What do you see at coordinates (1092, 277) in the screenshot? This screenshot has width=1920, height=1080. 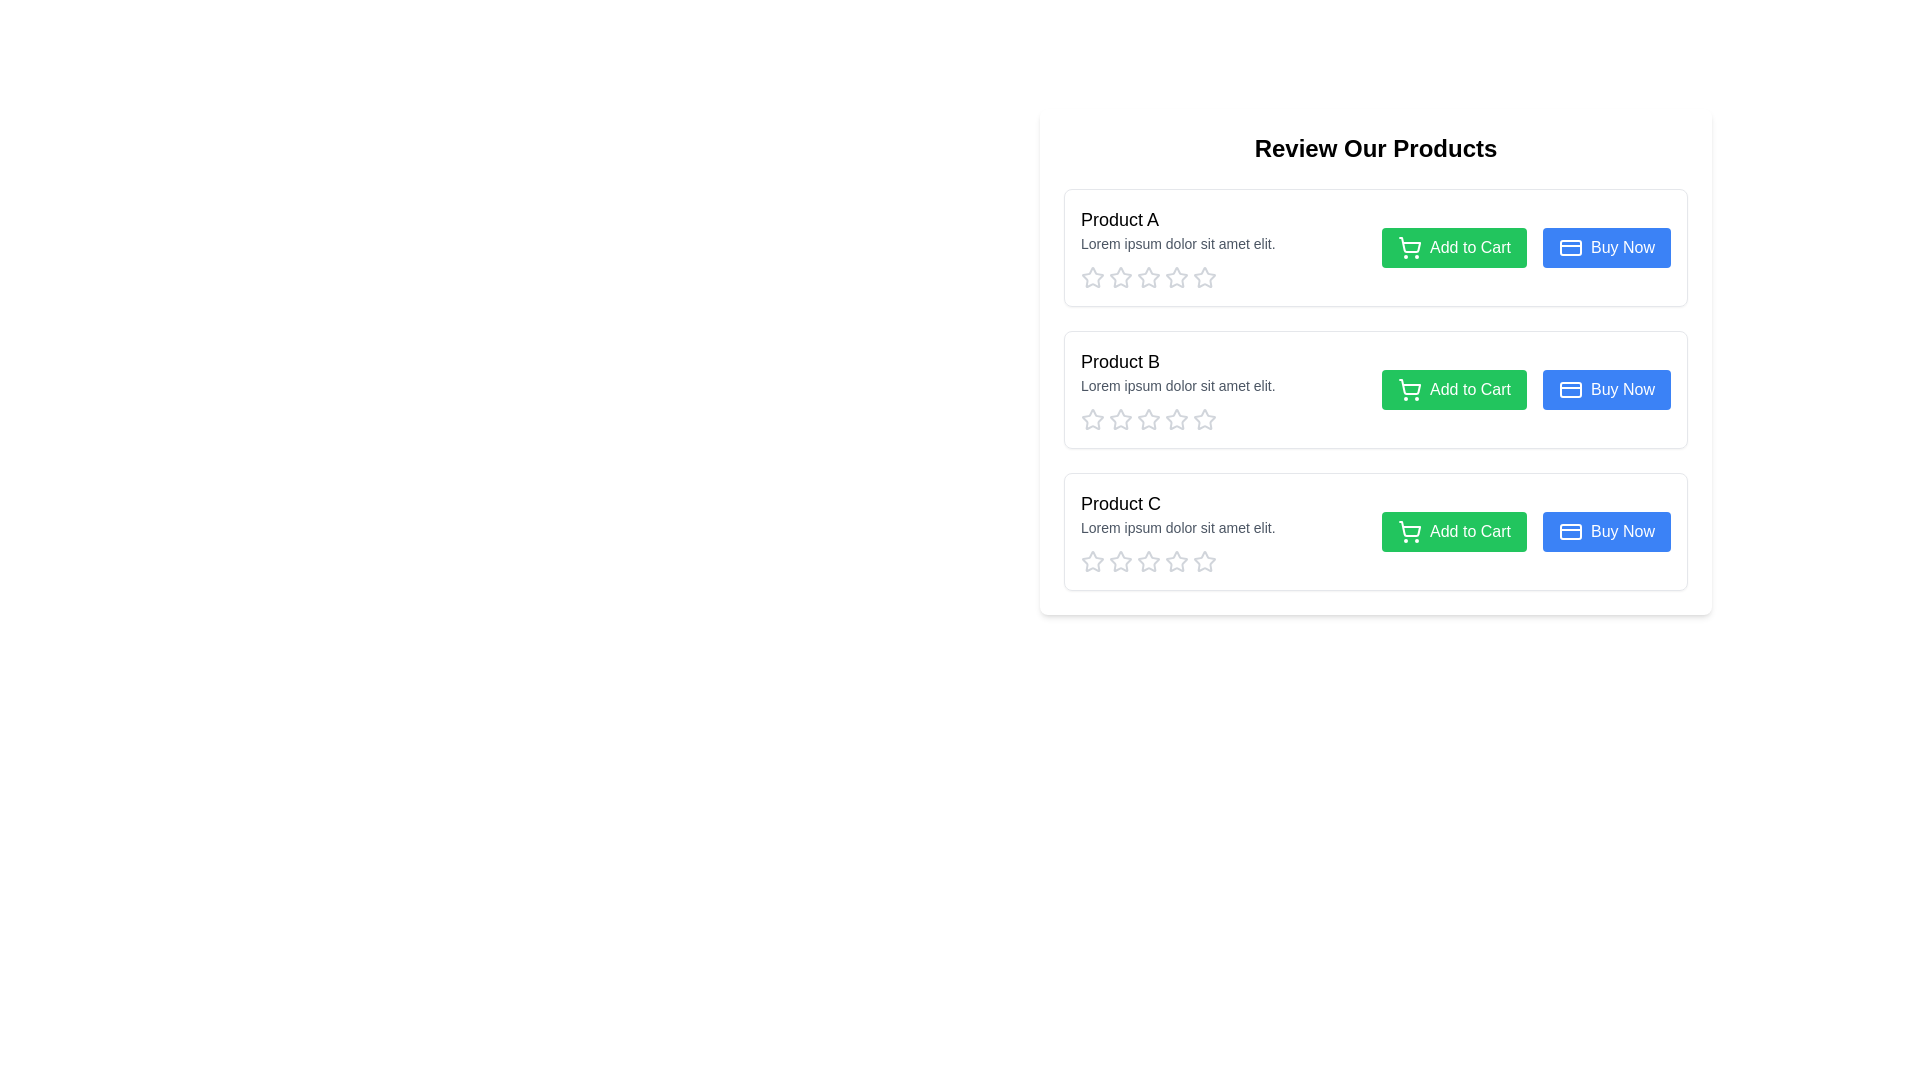 I see `the first rating star icon for 'Product A'` at bounding box center [1092, 277].